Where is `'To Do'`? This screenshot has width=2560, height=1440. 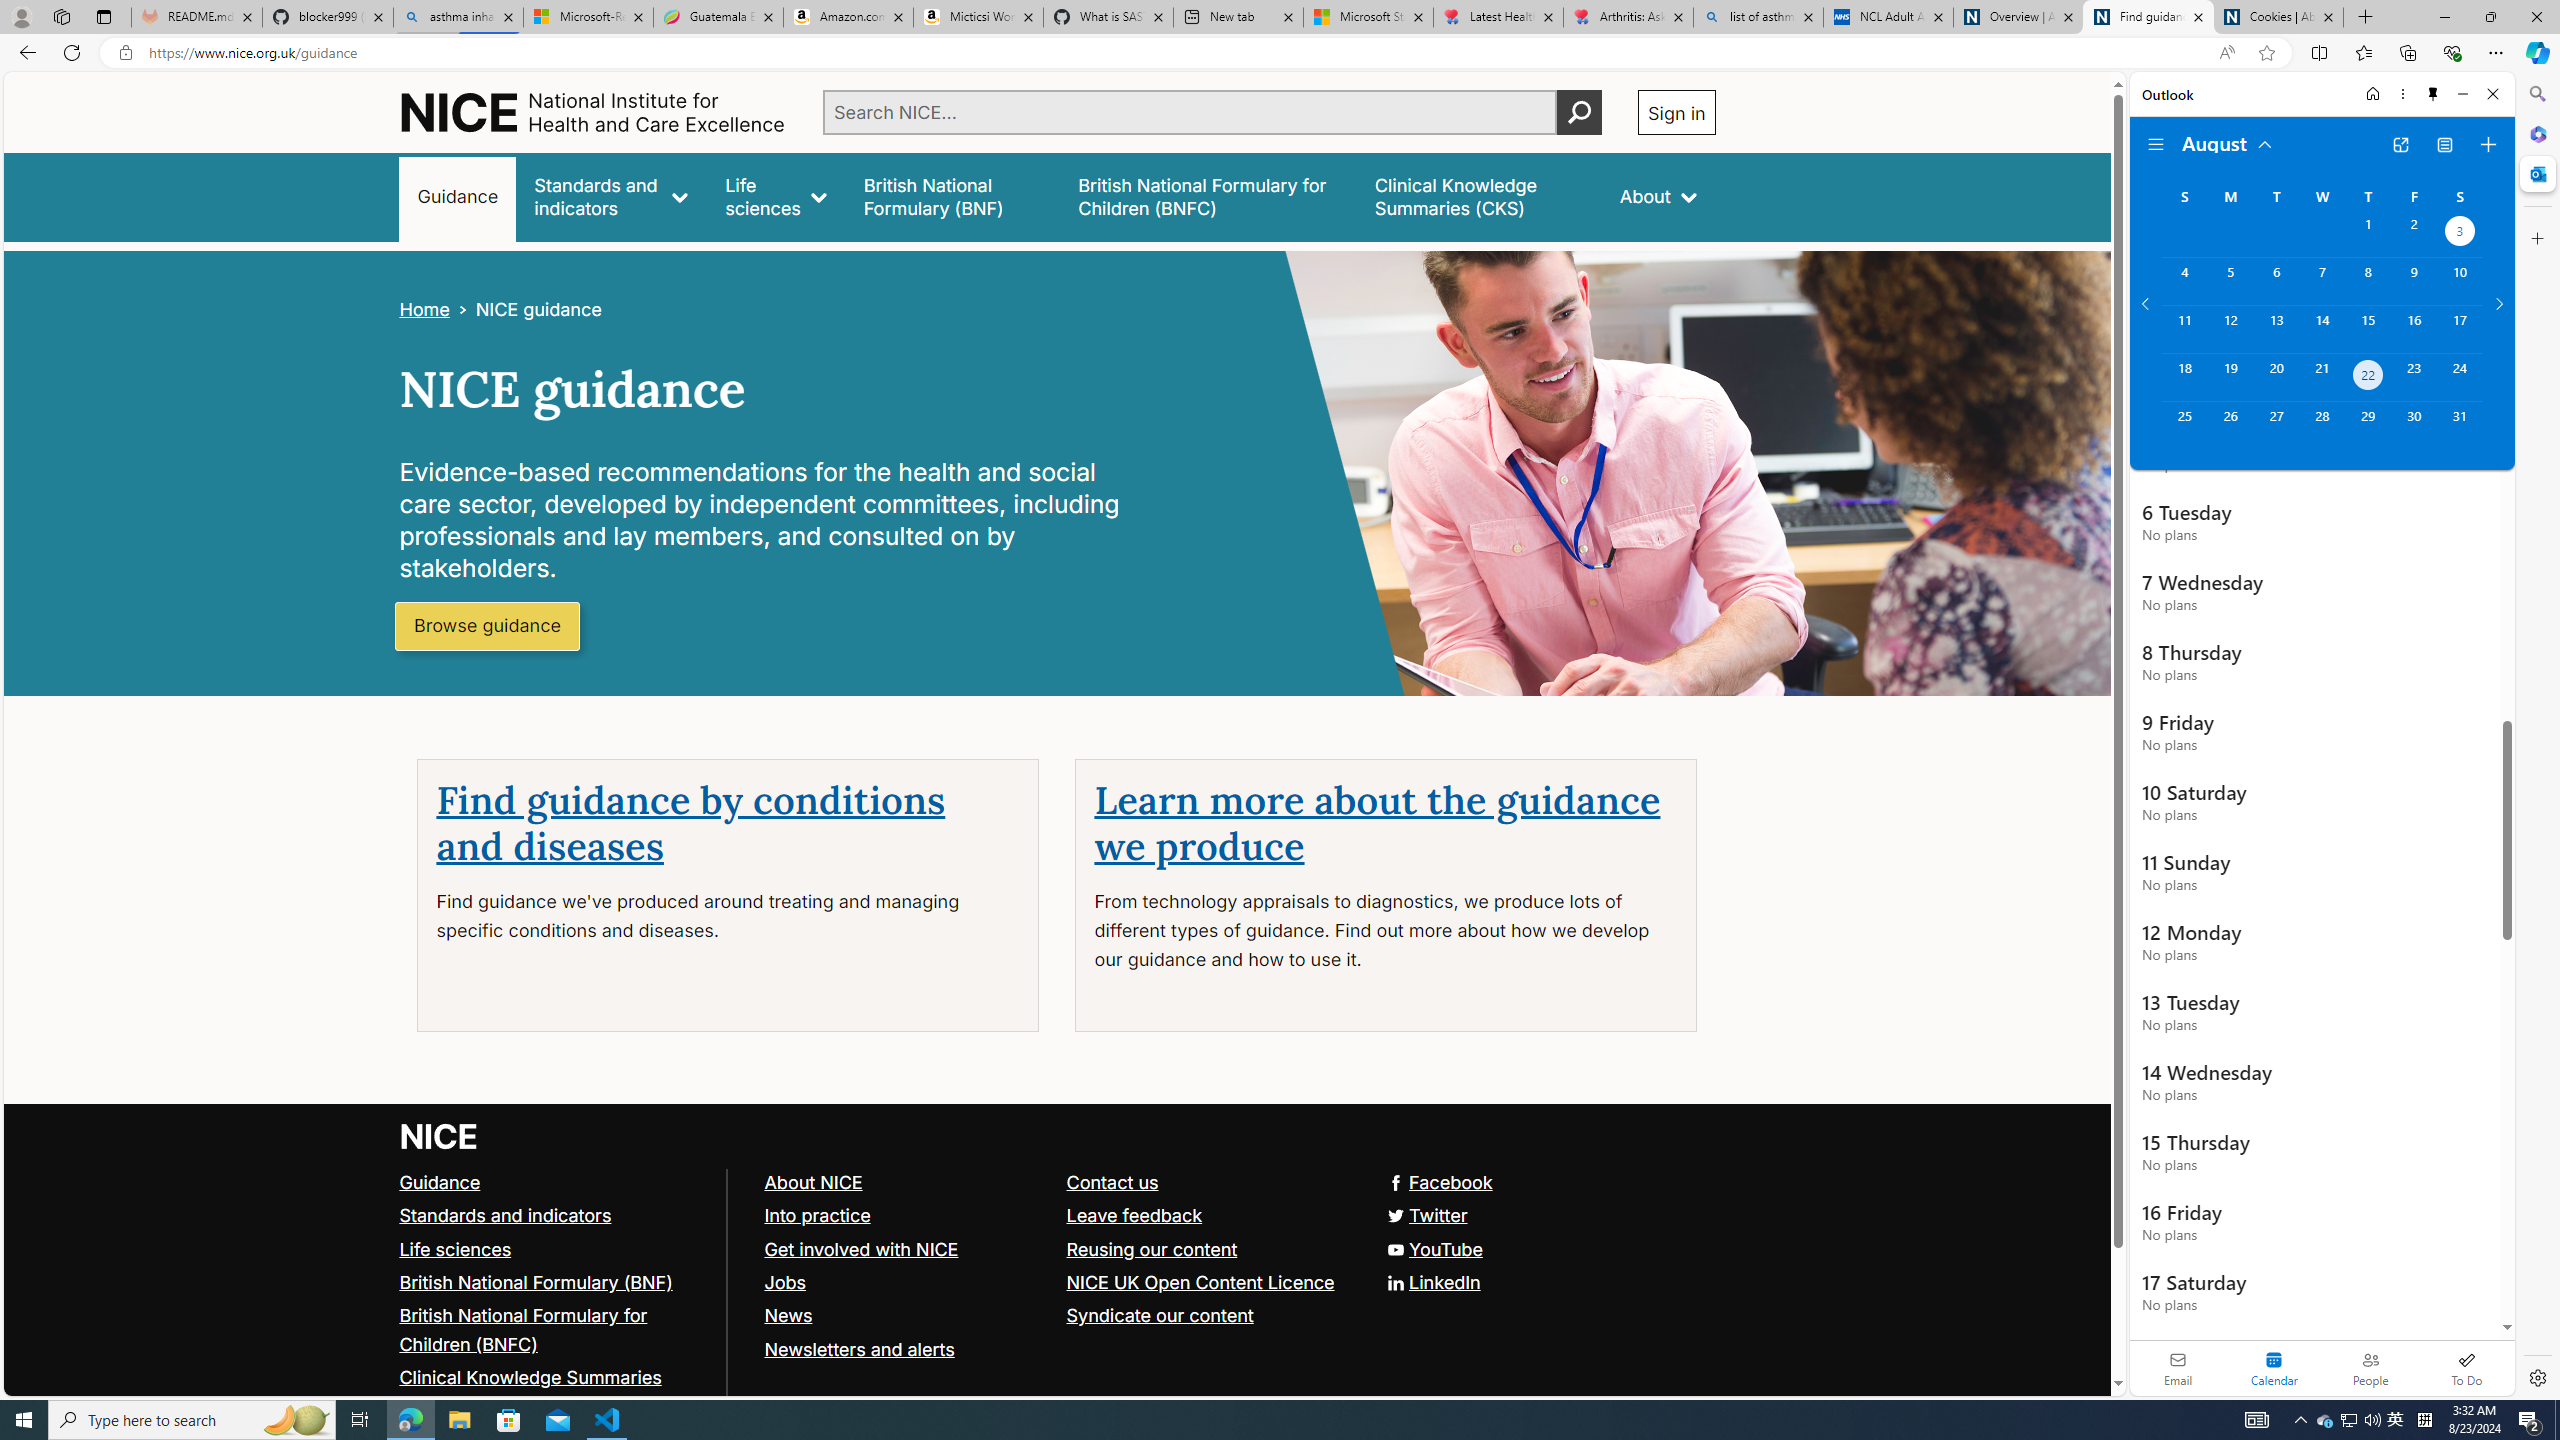
'To Do' is located at coordinates (2466, 1367).